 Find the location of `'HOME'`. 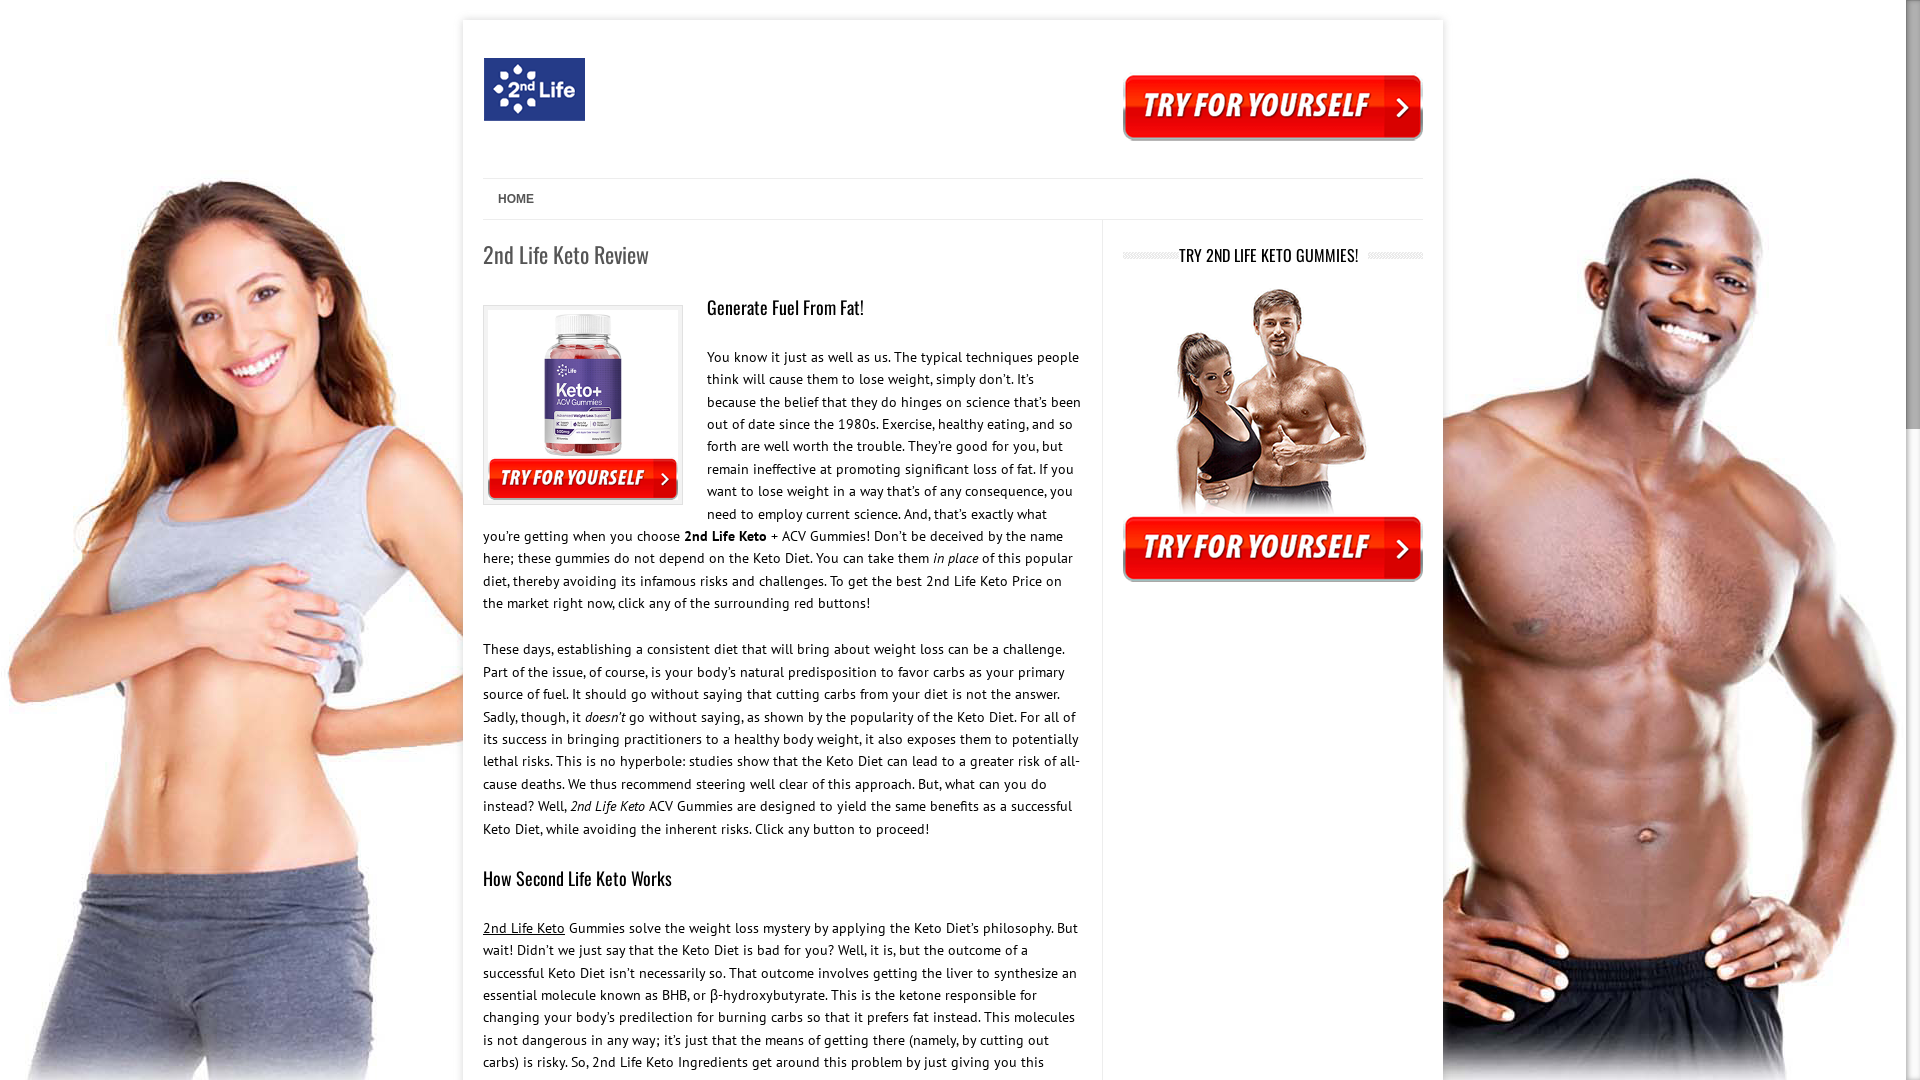

'HOME' is located at coordinates (508, 199).